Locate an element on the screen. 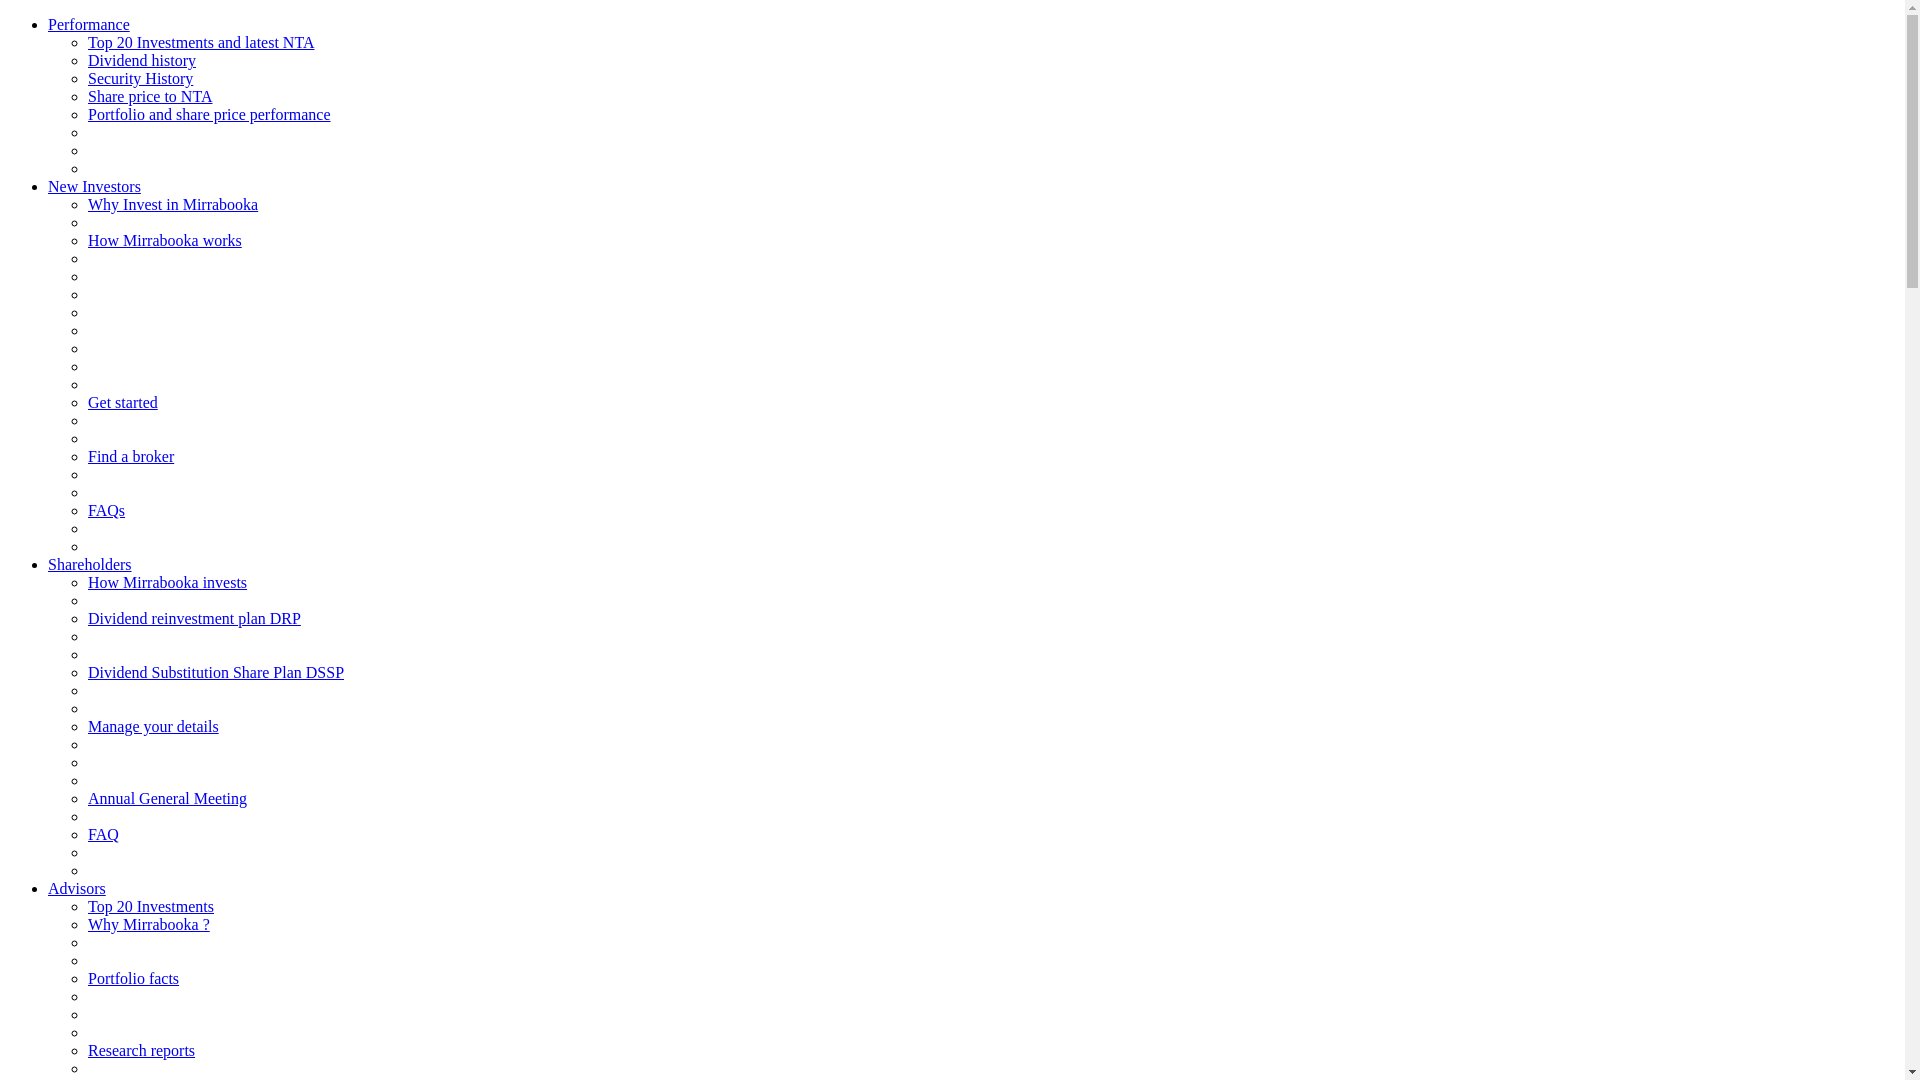 The height and width of the screenshot is (1080, 1920). 'Top 20 Investments and latest NTA' is located at coordinates (201, 42).